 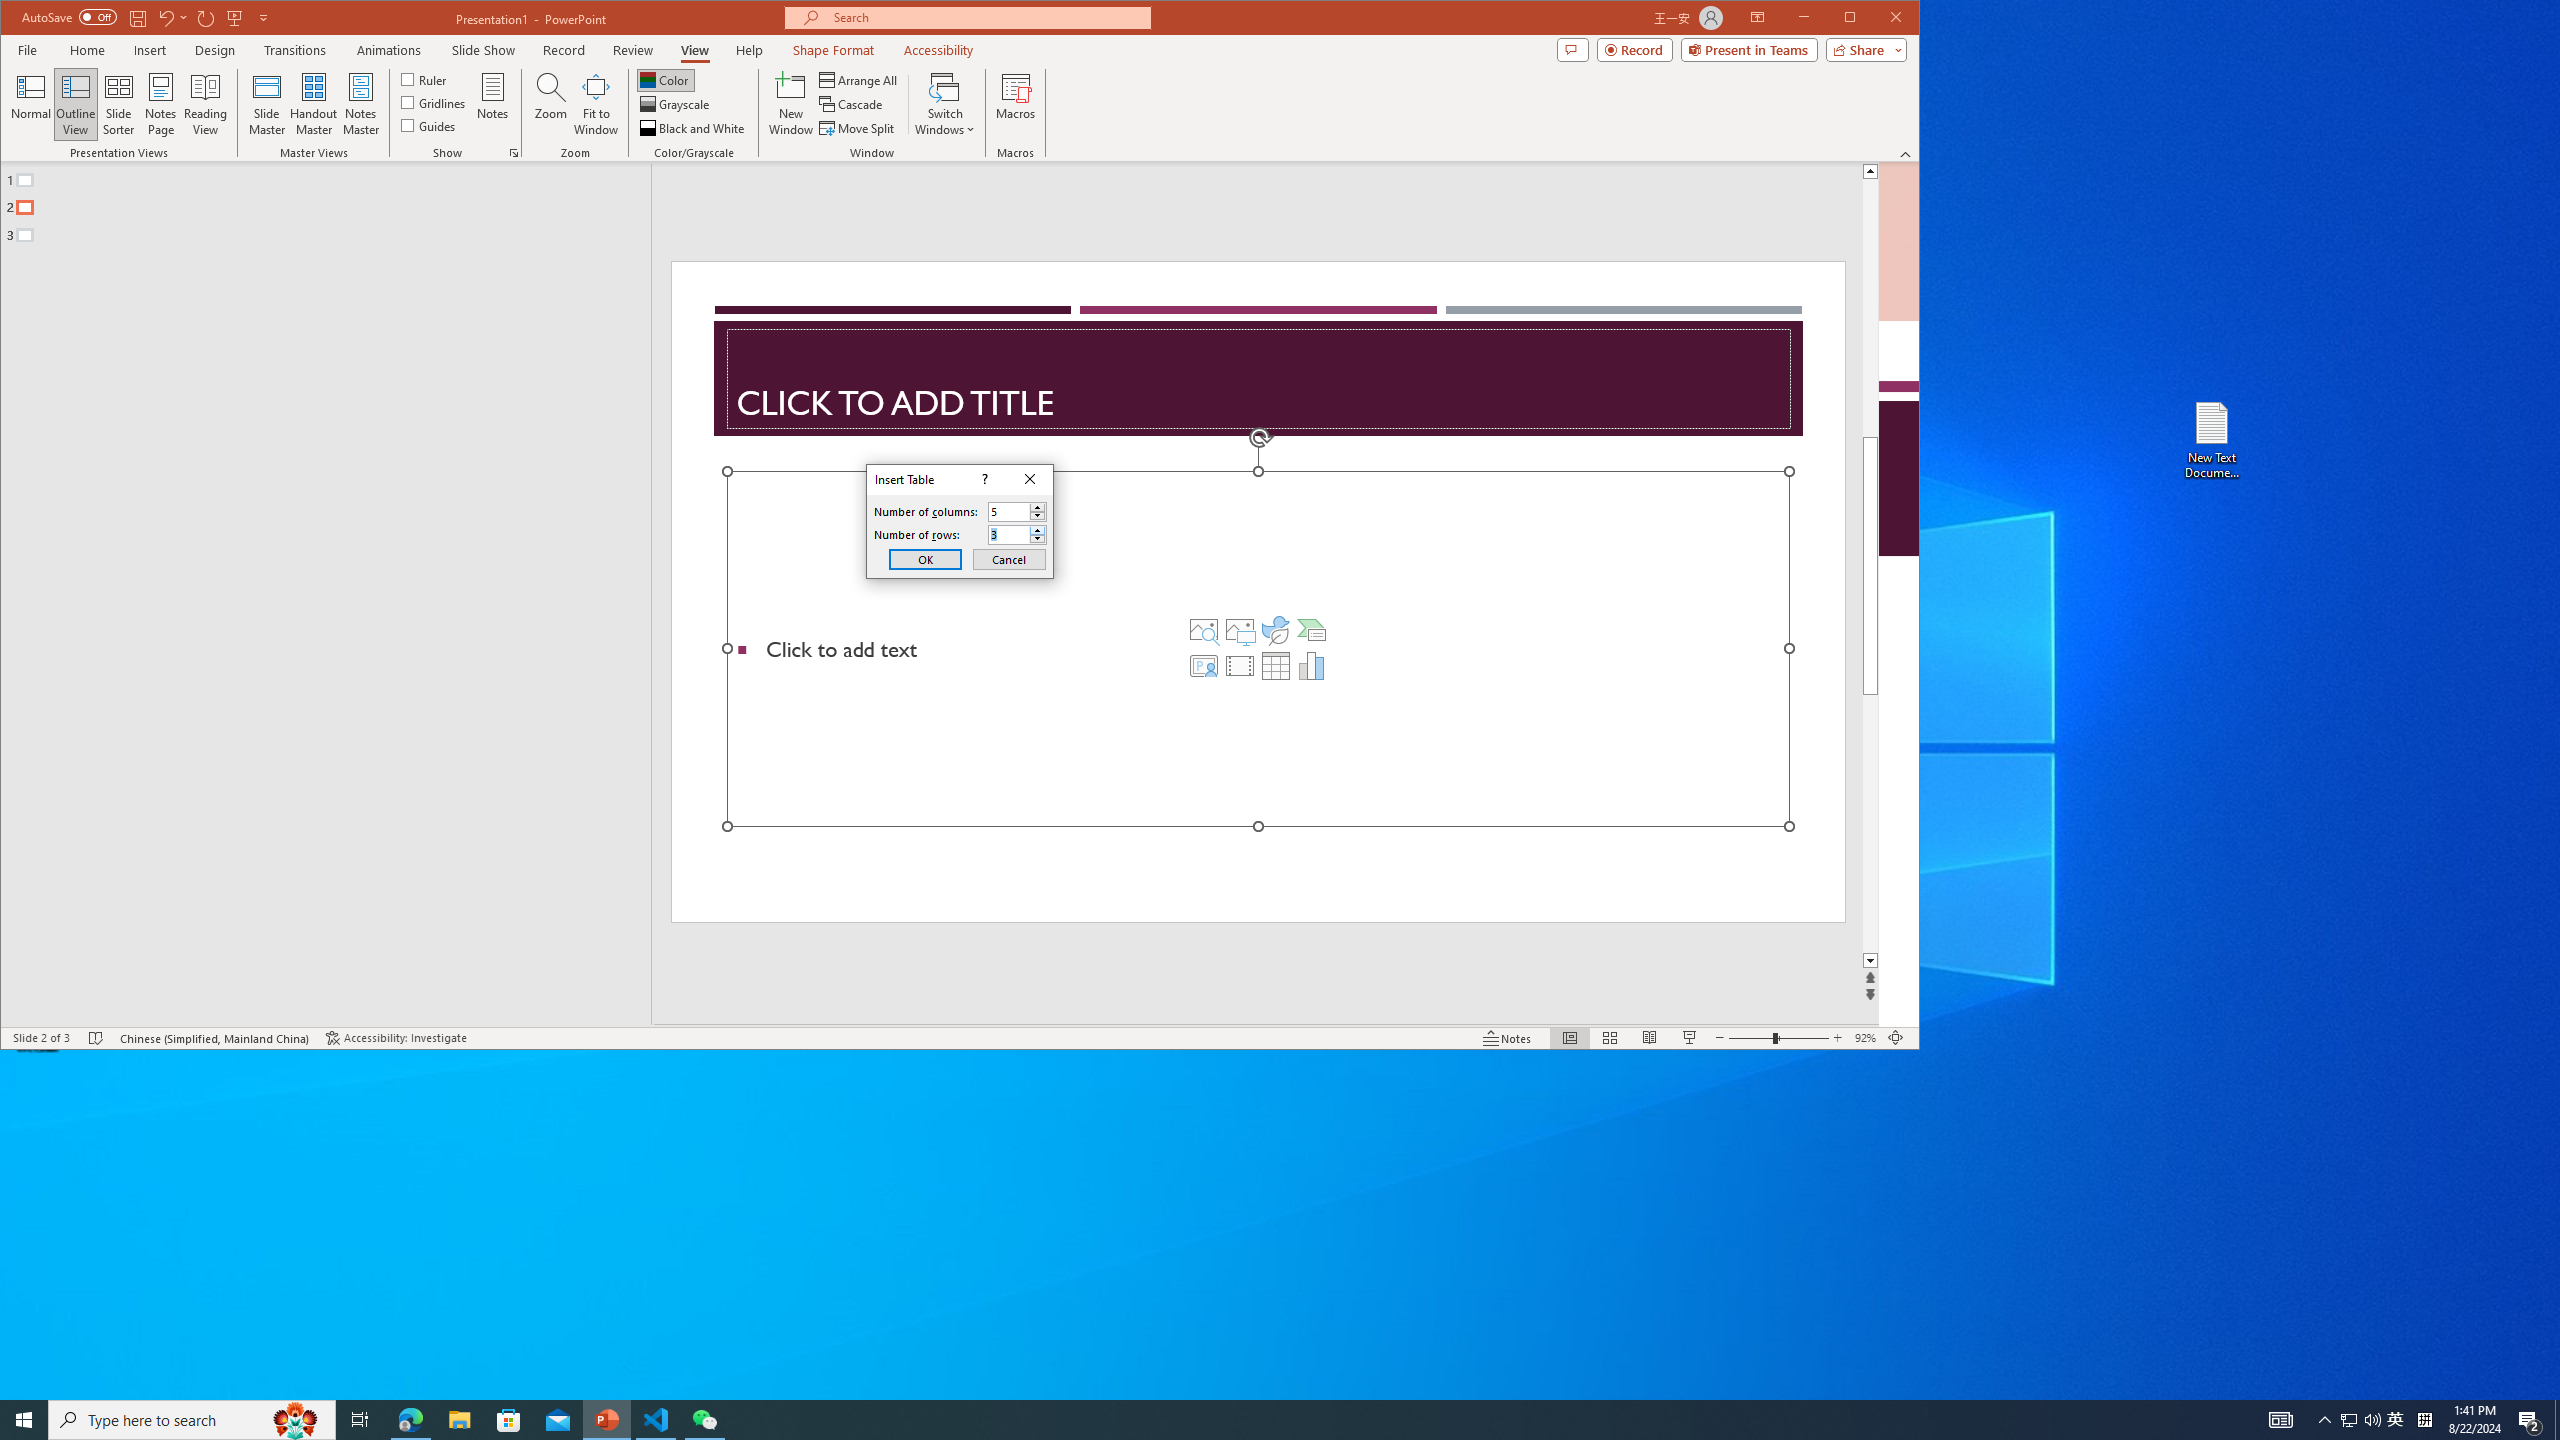 What do you see at coordinates (423, 78) in the screenshot?
I see `'Ruler'` at bounding box center [423, 78].